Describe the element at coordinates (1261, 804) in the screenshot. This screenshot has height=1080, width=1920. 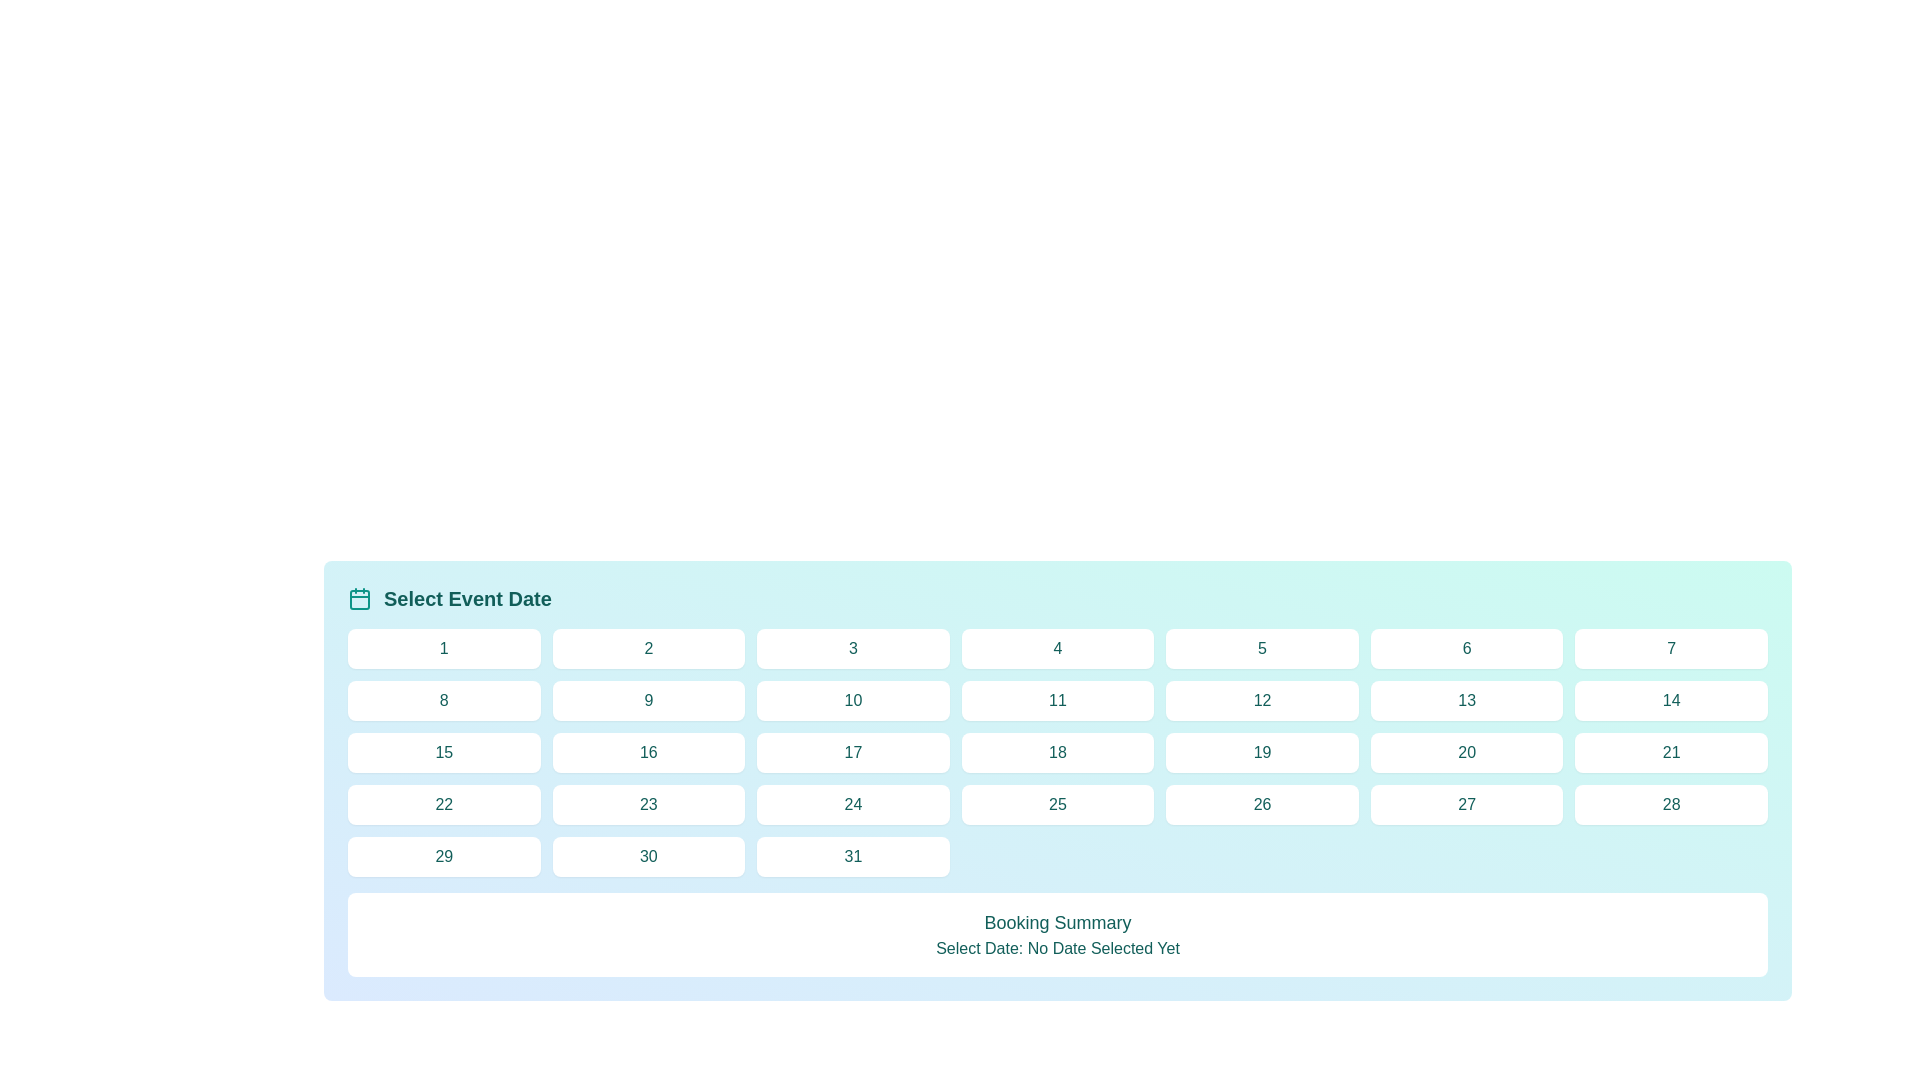
I see `the day selection button for the 26th day of the month displayed in the calendar` at that location.